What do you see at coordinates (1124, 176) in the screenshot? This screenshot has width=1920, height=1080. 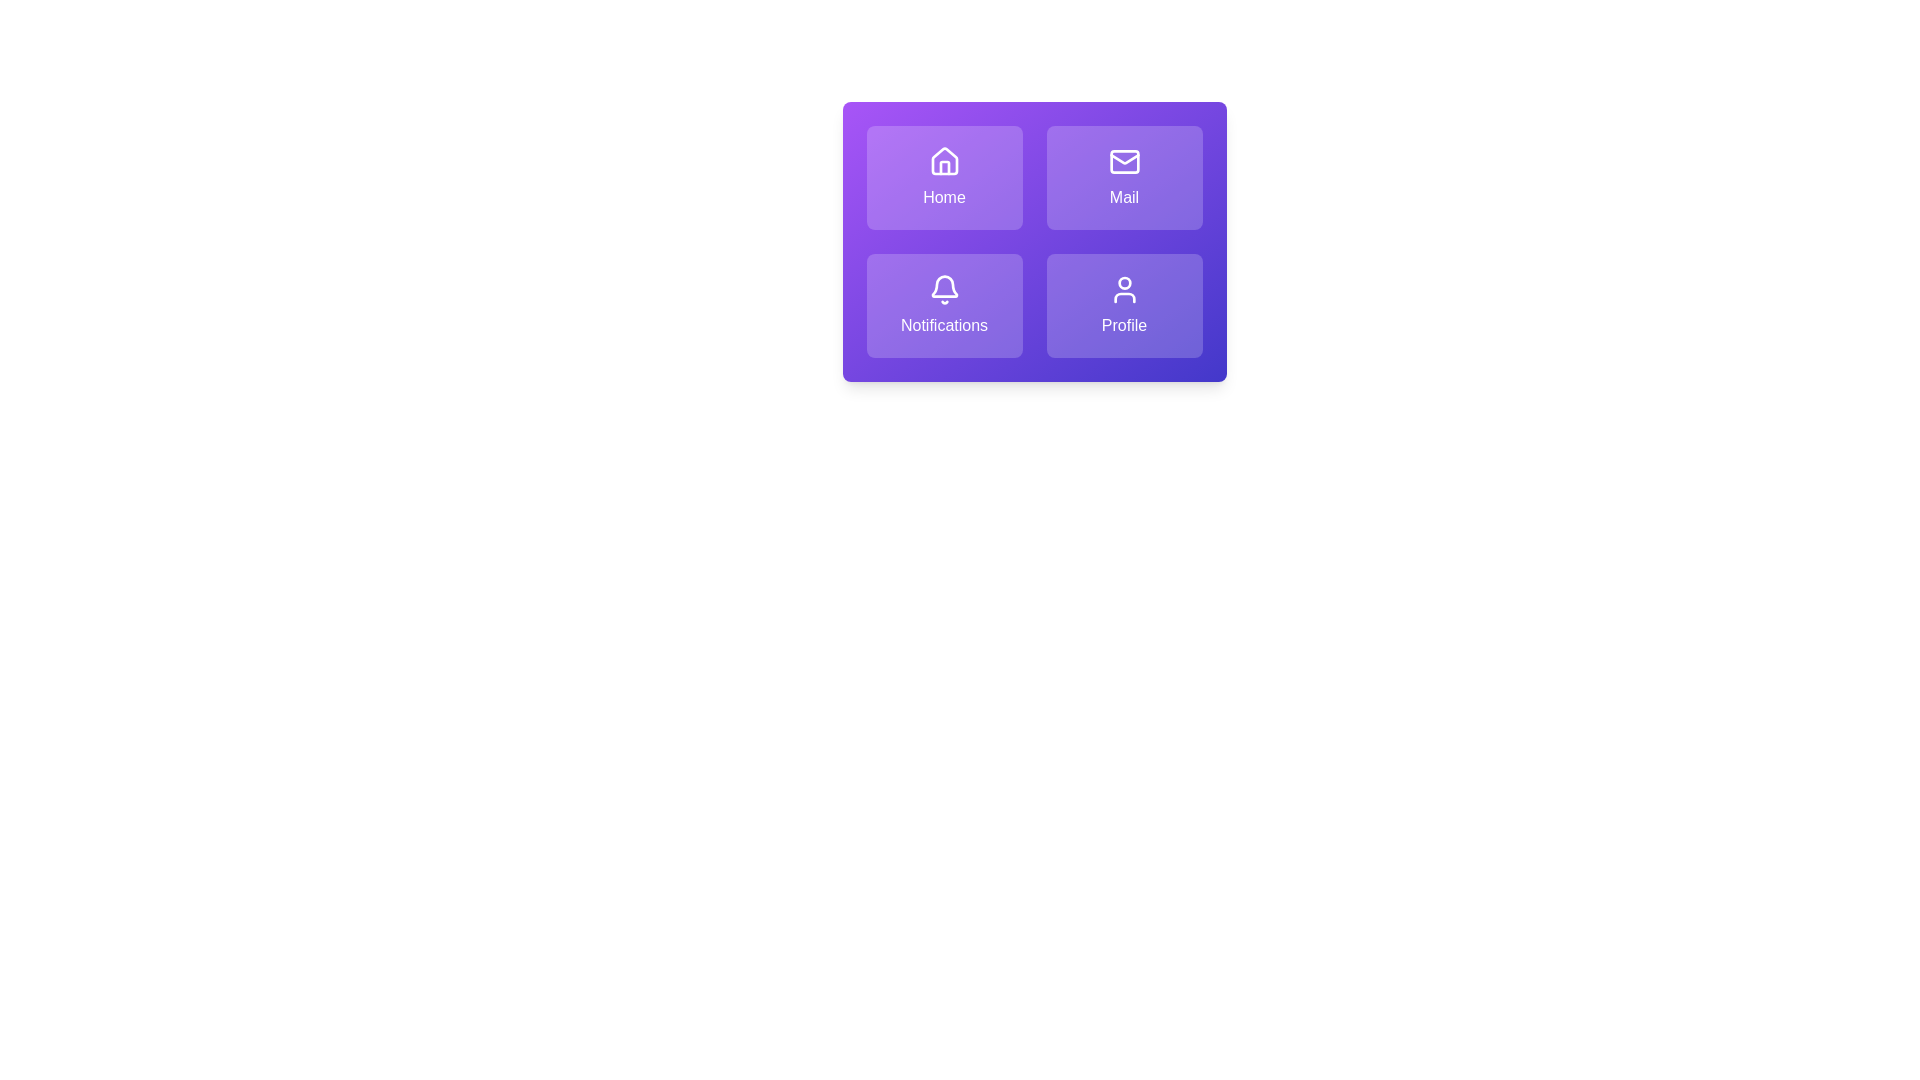 I see `the tile labeled Mail to observe its hover effect` at bounding box center [1124, 176].